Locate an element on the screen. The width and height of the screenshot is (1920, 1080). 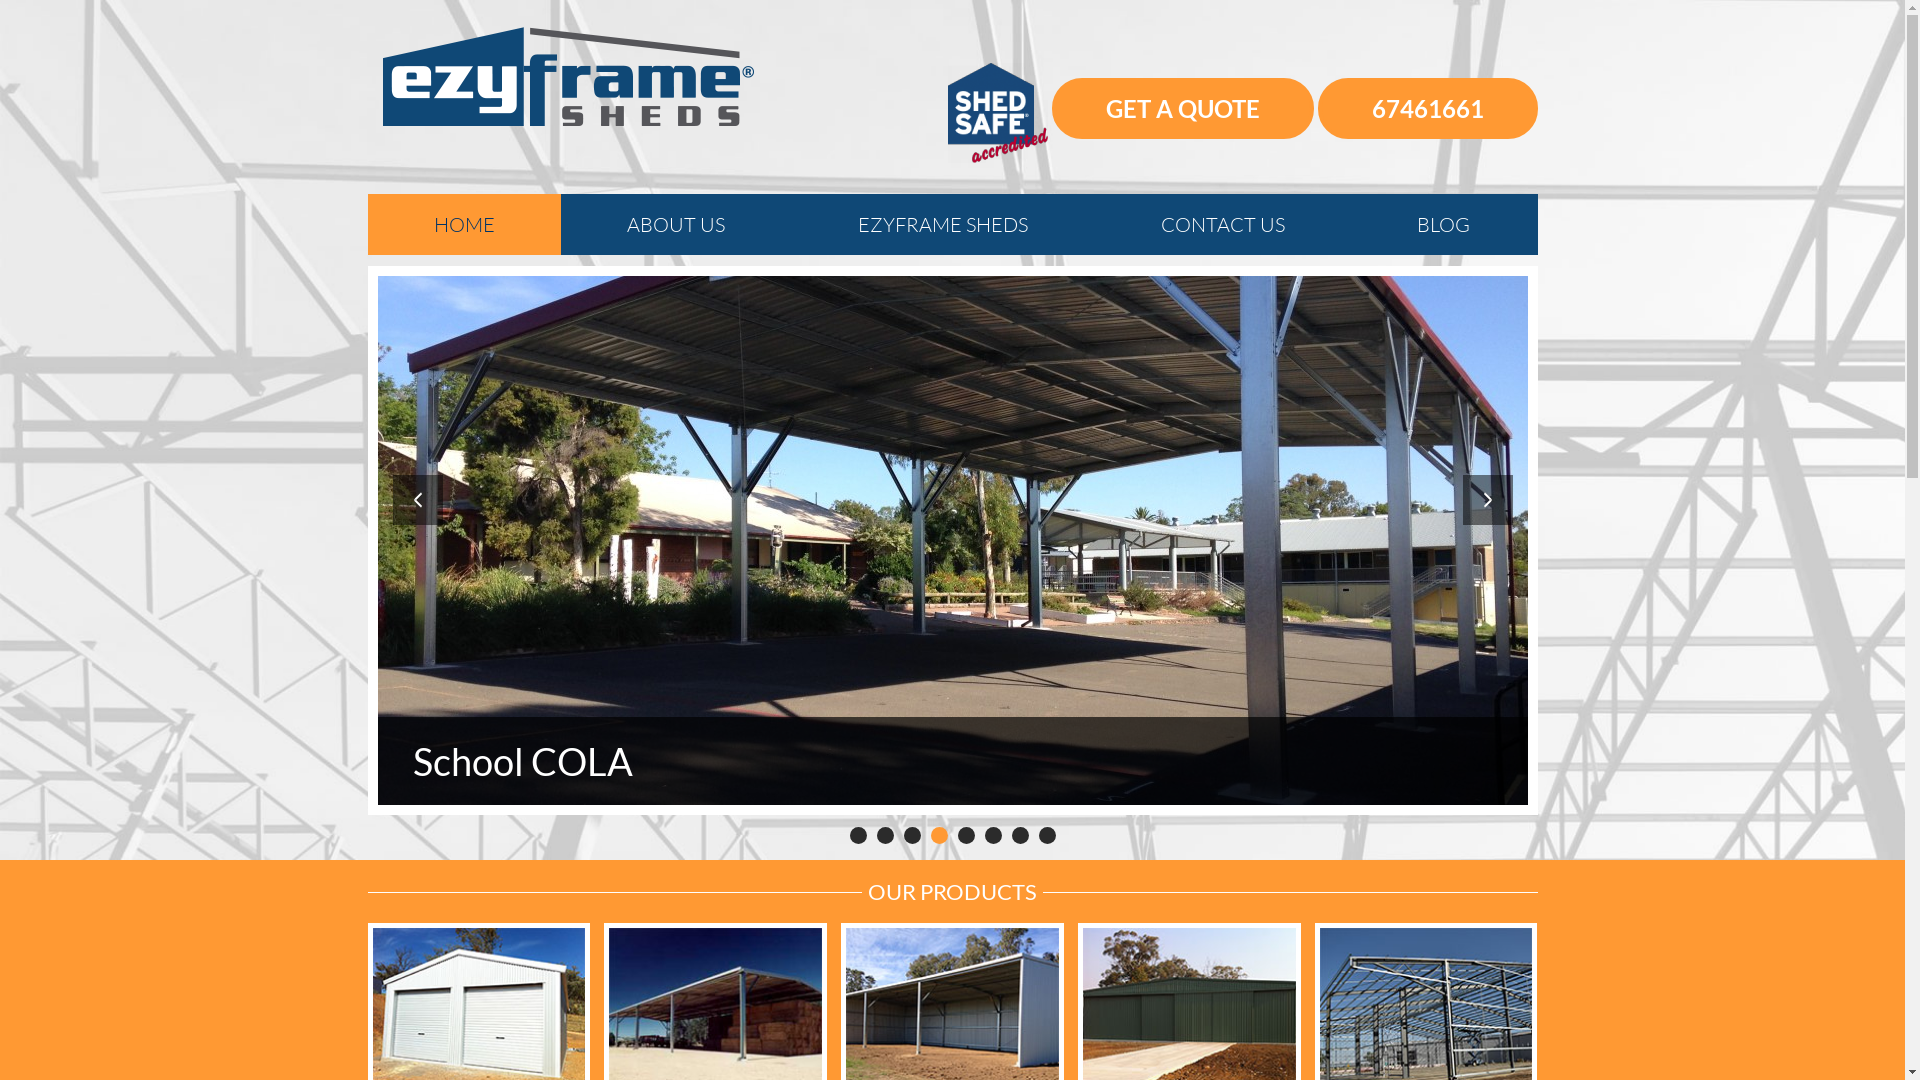
'BLOG' is located at coordinates (1350, 224).